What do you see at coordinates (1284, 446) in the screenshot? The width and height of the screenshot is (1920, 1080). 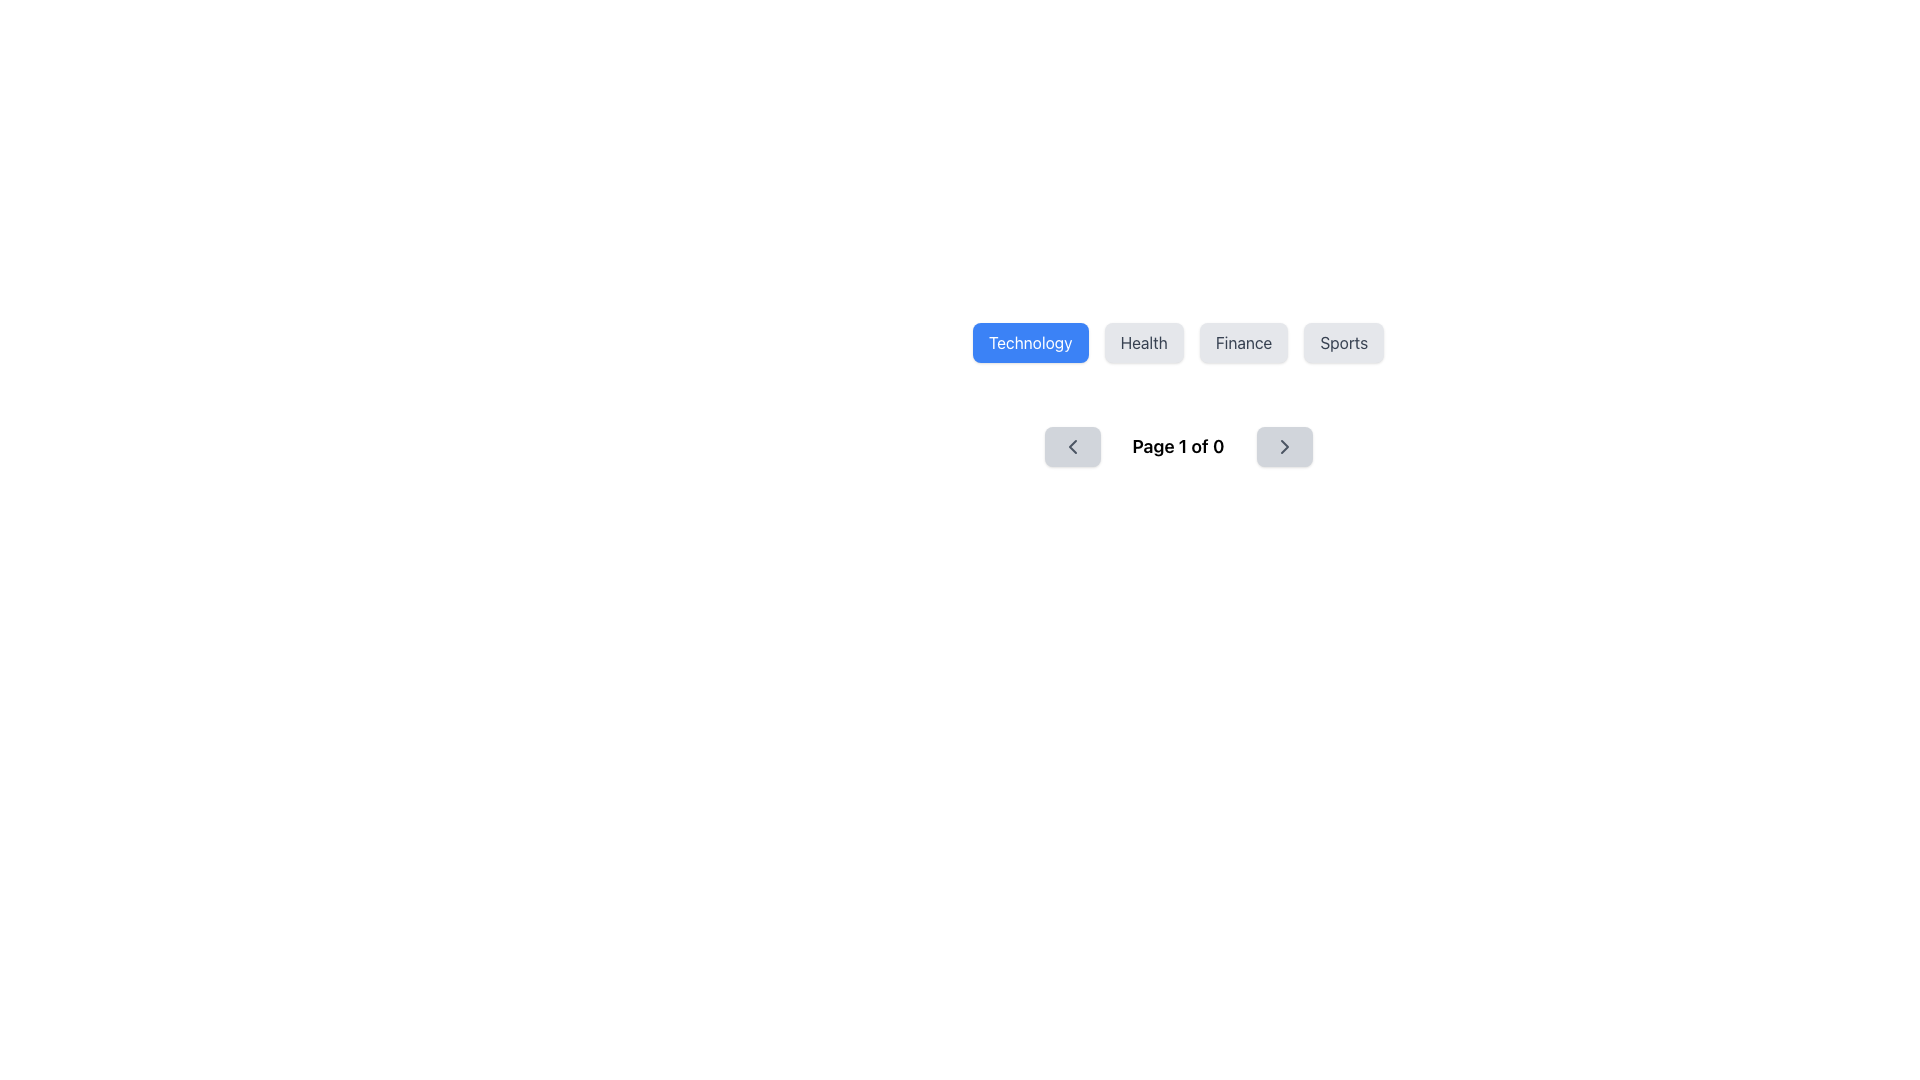 I see `the gray button with rounded corners and a chevron-arrow icon pointing right` at bounding box center [1284, 446].